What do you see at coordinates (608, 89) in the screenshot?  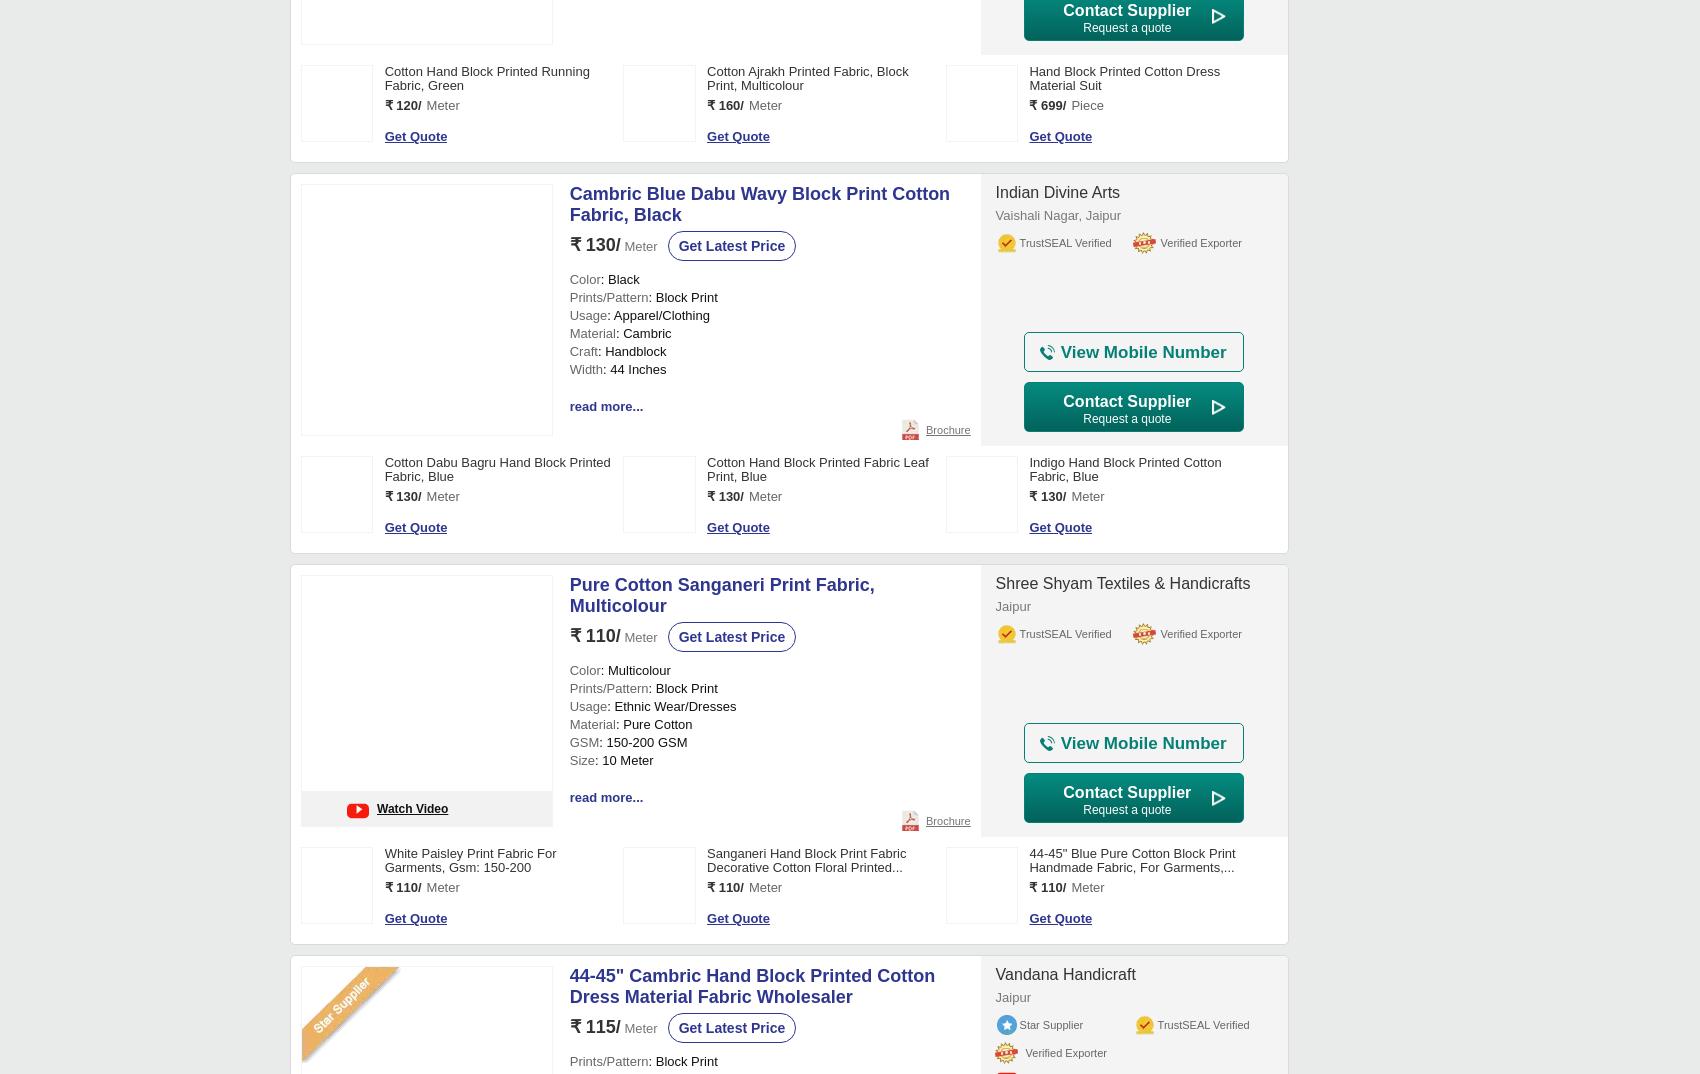 I see `':  90'` at bounding box center [608, 89].